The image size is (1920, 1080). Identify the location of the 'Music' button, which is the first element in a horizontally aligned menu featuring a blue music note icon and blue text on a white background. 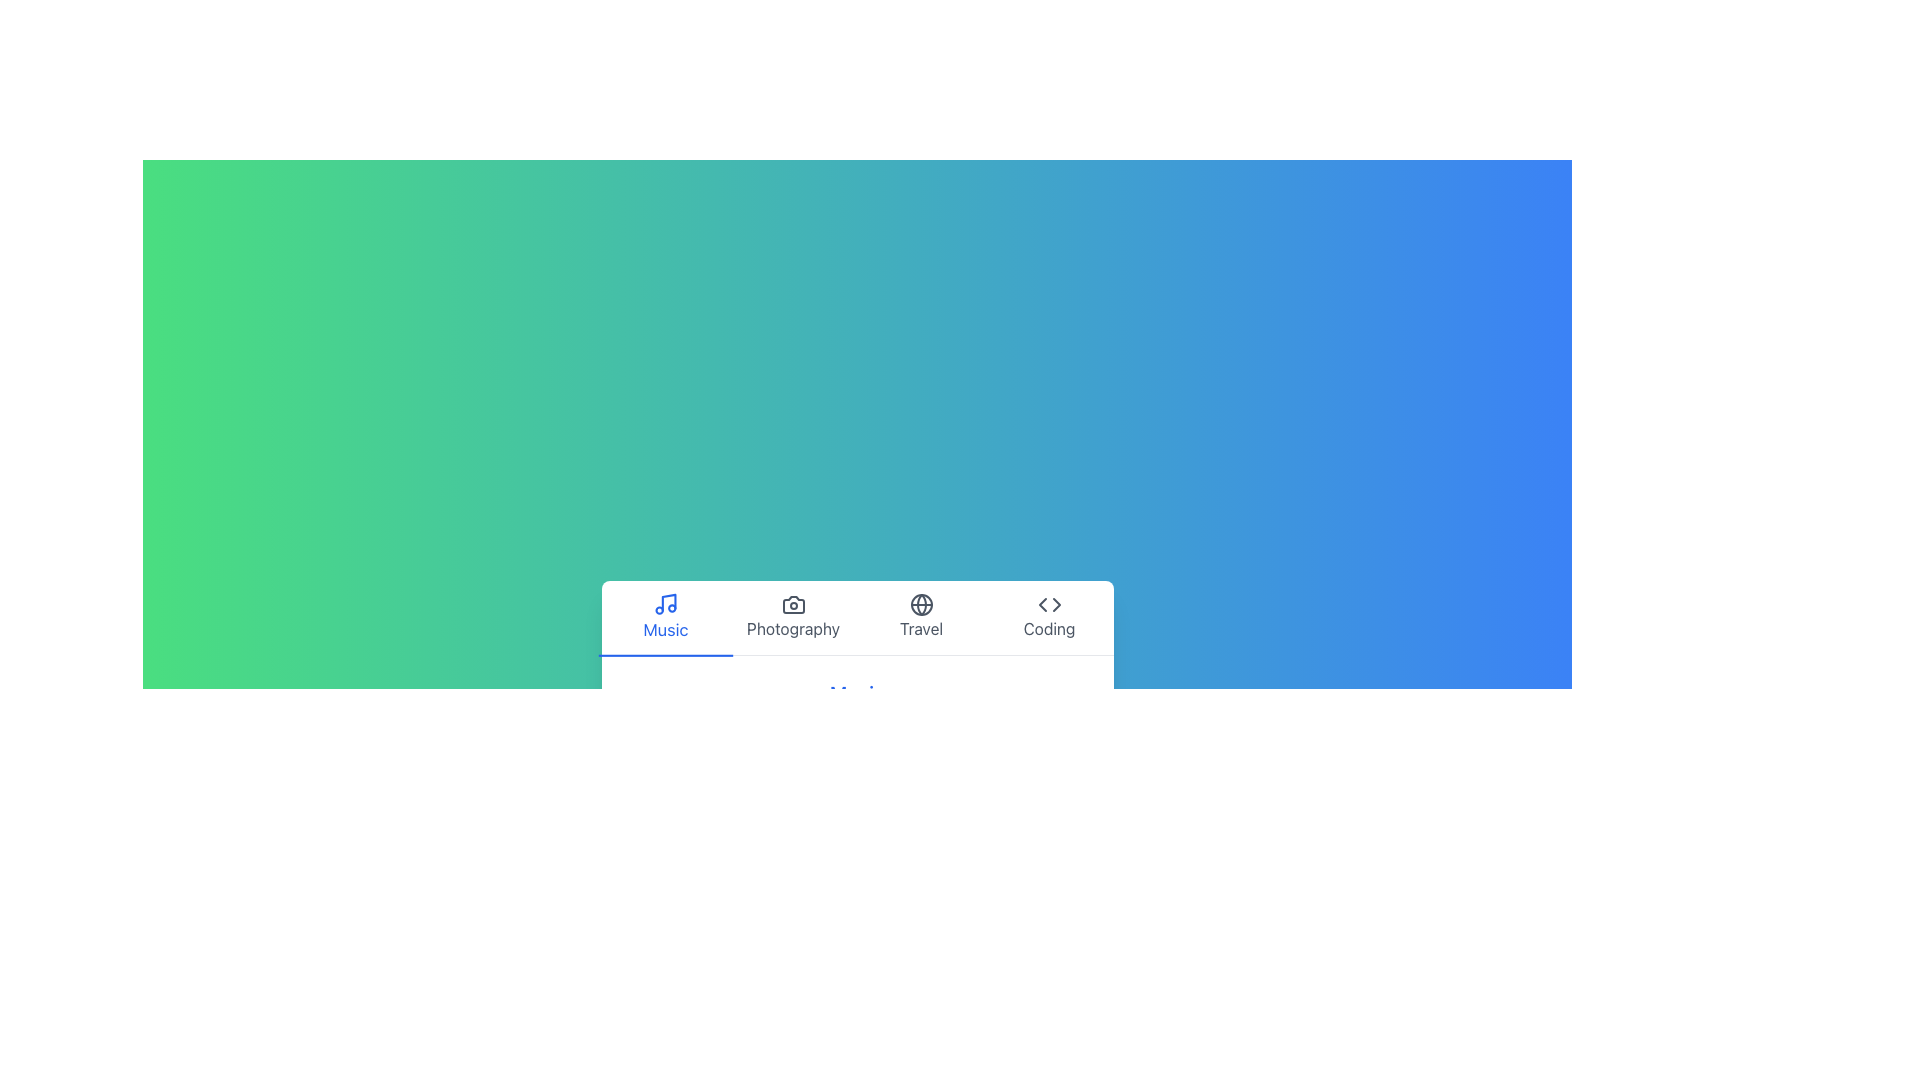
(665, 616).